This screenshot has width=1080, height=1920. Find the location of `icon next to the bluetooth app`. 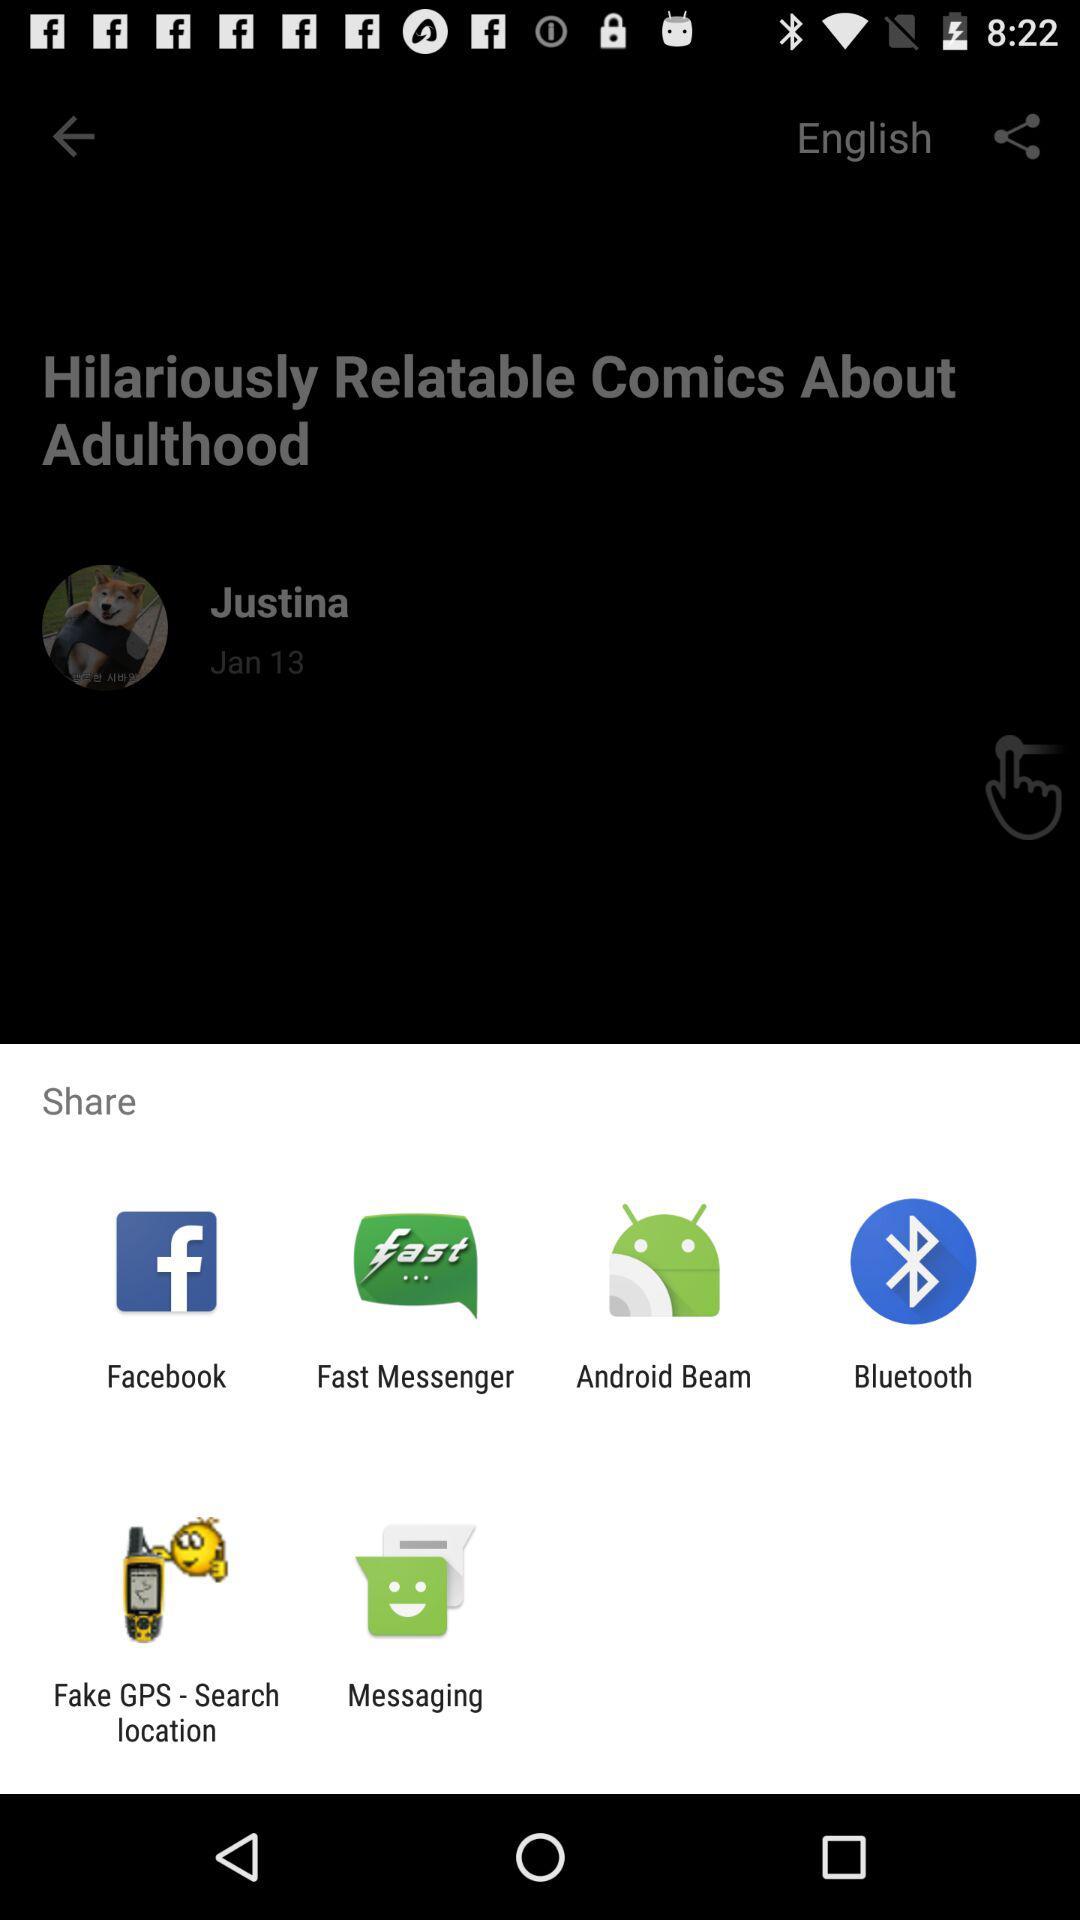

icon next to the bluetooth app is located at coordinates (664, 1392).